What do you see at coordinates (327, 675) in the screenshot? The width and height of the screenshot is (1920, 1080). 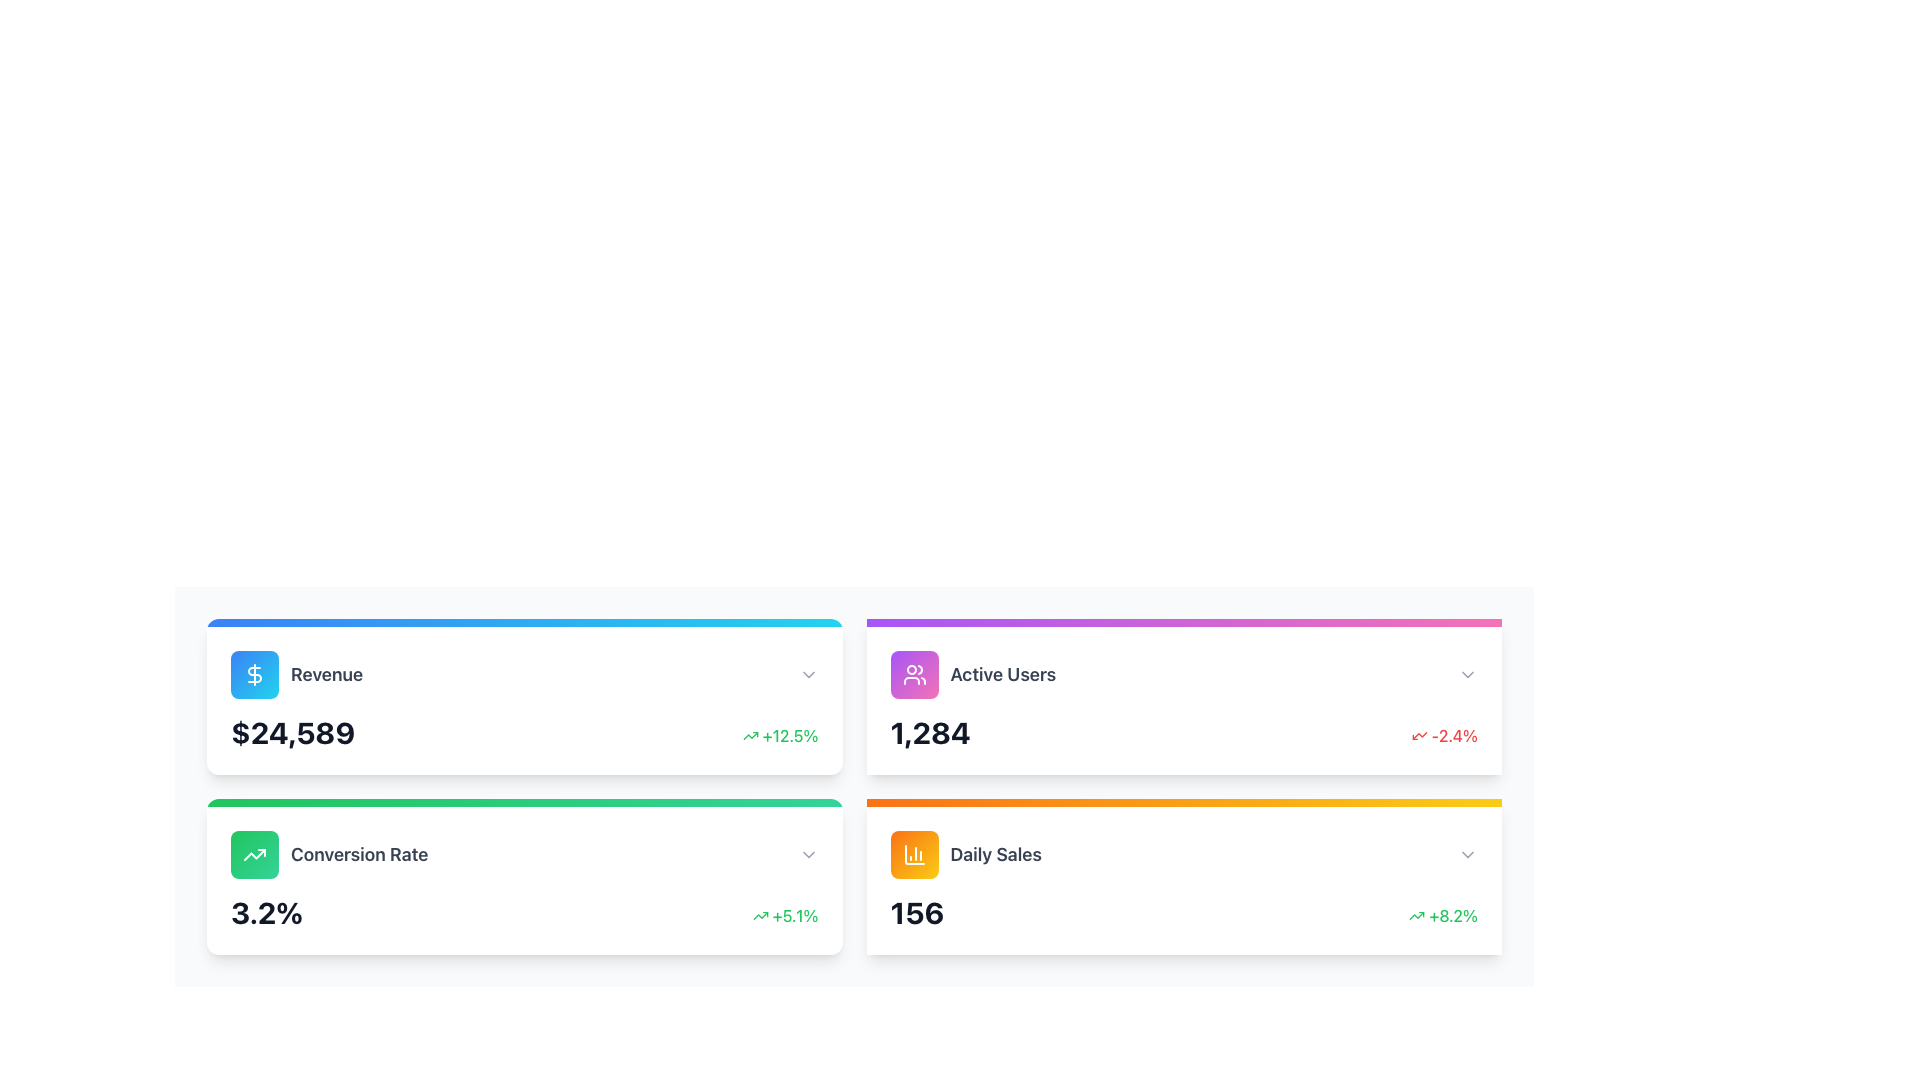 I see `text label displaying 'Revenue' in bold, gray font located in the top-left card of the grid layout, positioned to the right of a blue square with a dollar icon` at bounding box center [327, 675].